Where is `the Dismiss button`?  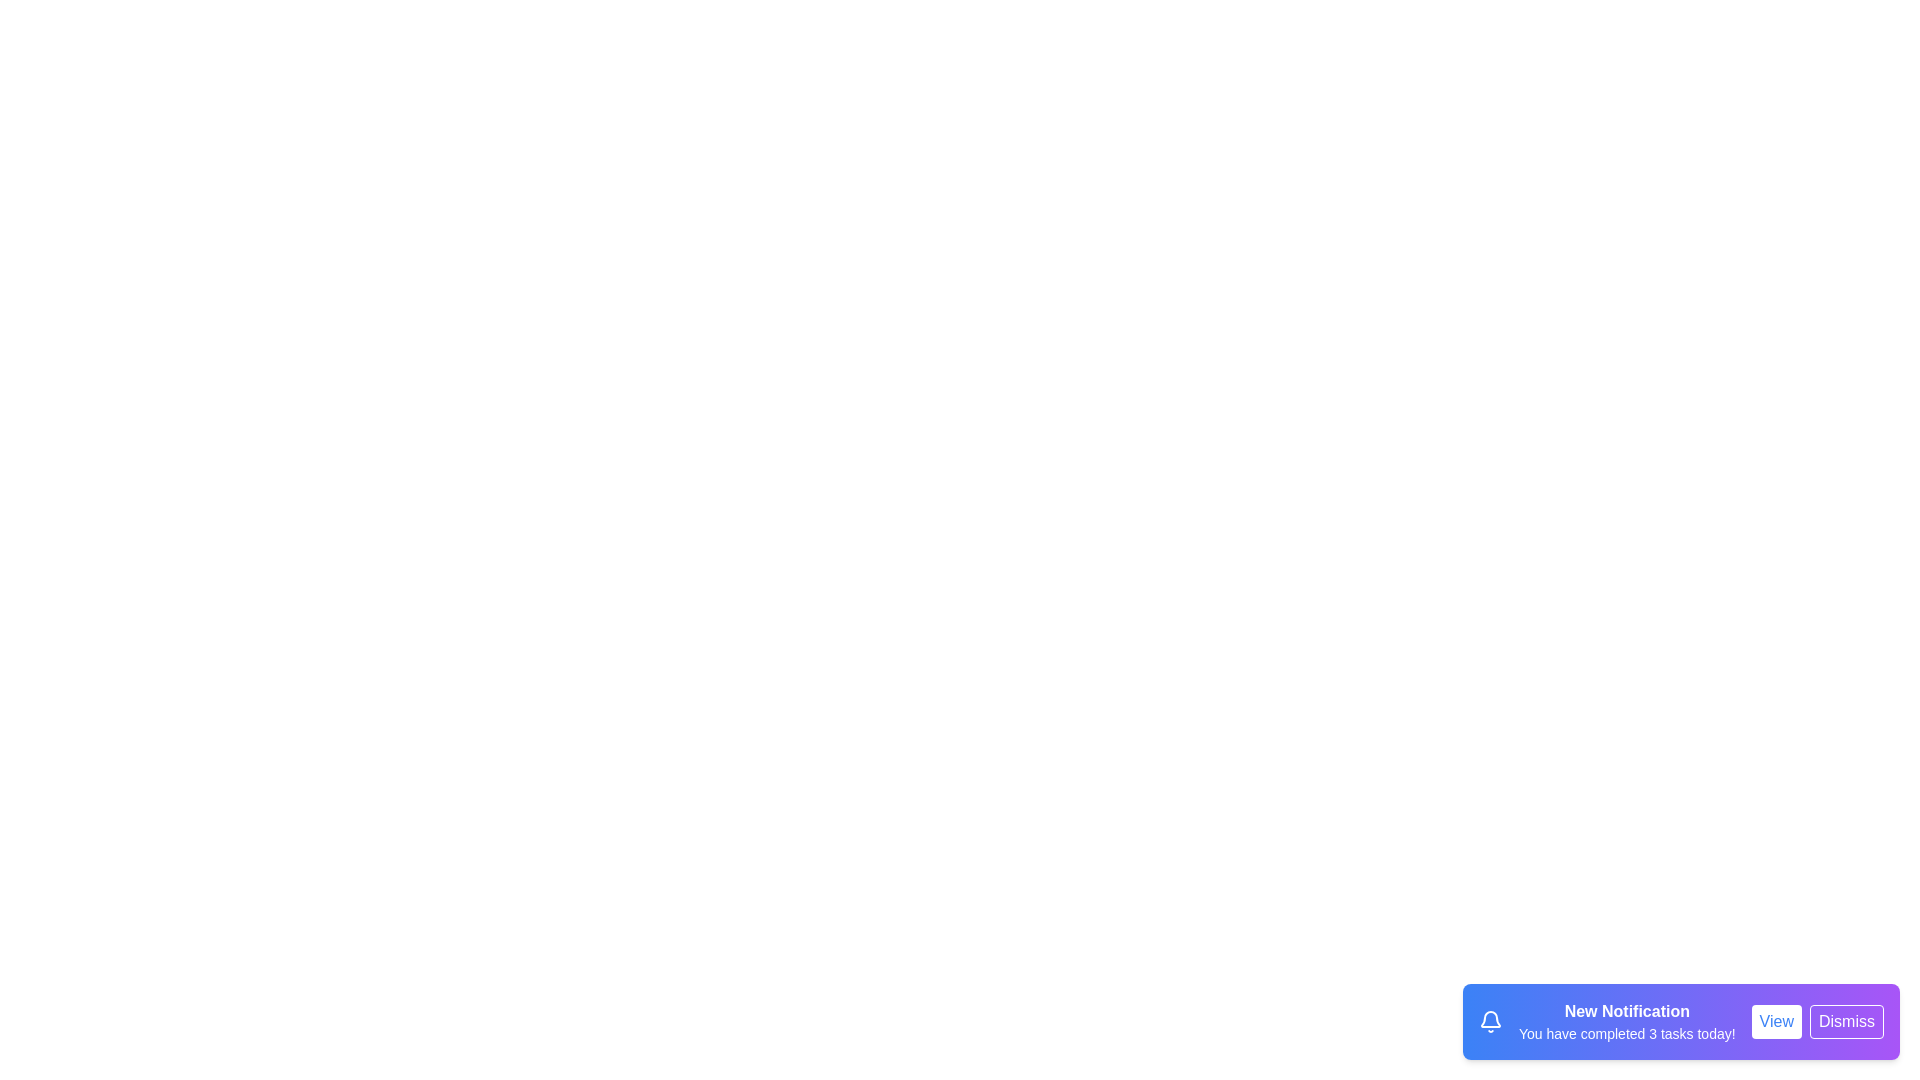
the Dismiss button is located at coordinates (1846, 1022).